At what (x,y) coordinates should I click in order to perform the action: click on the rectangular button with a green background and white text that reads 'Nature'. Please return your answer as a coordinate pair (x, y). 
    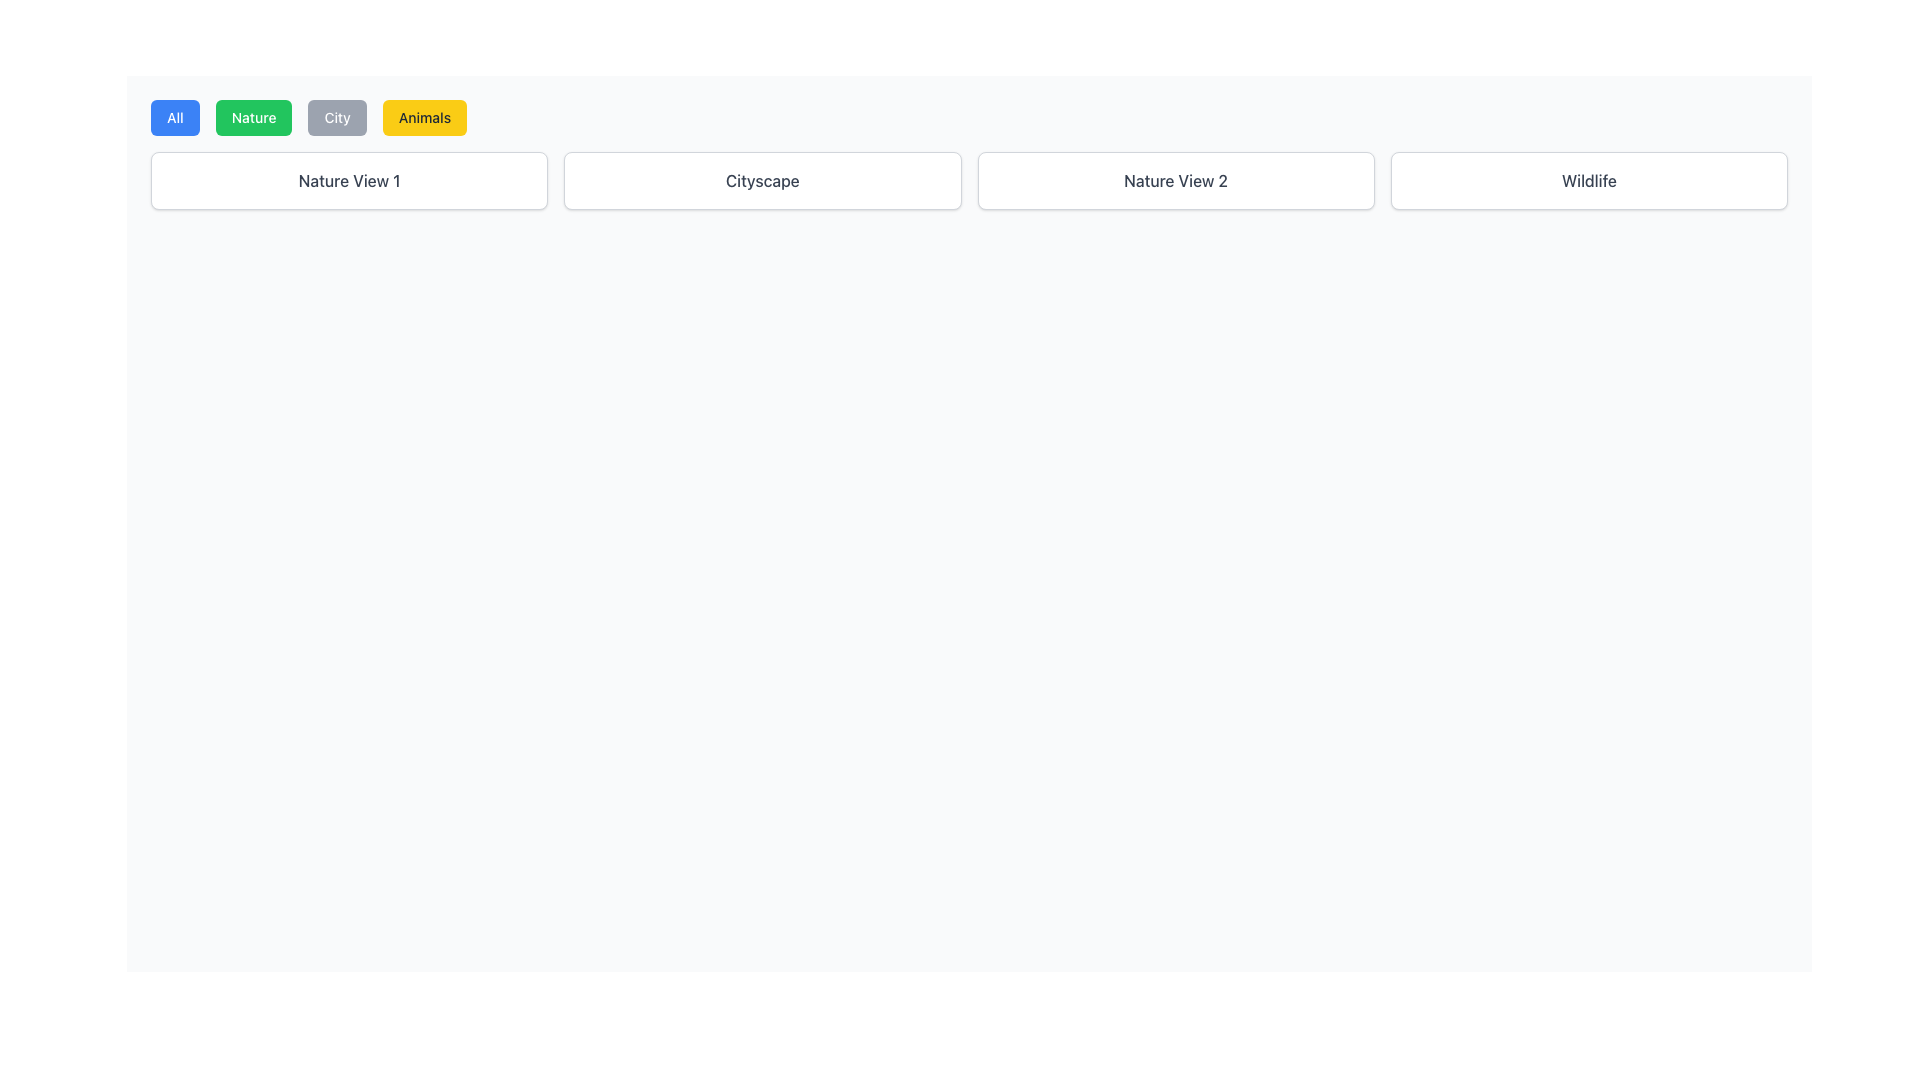
    Looking at the image, I should click on (253, 118).